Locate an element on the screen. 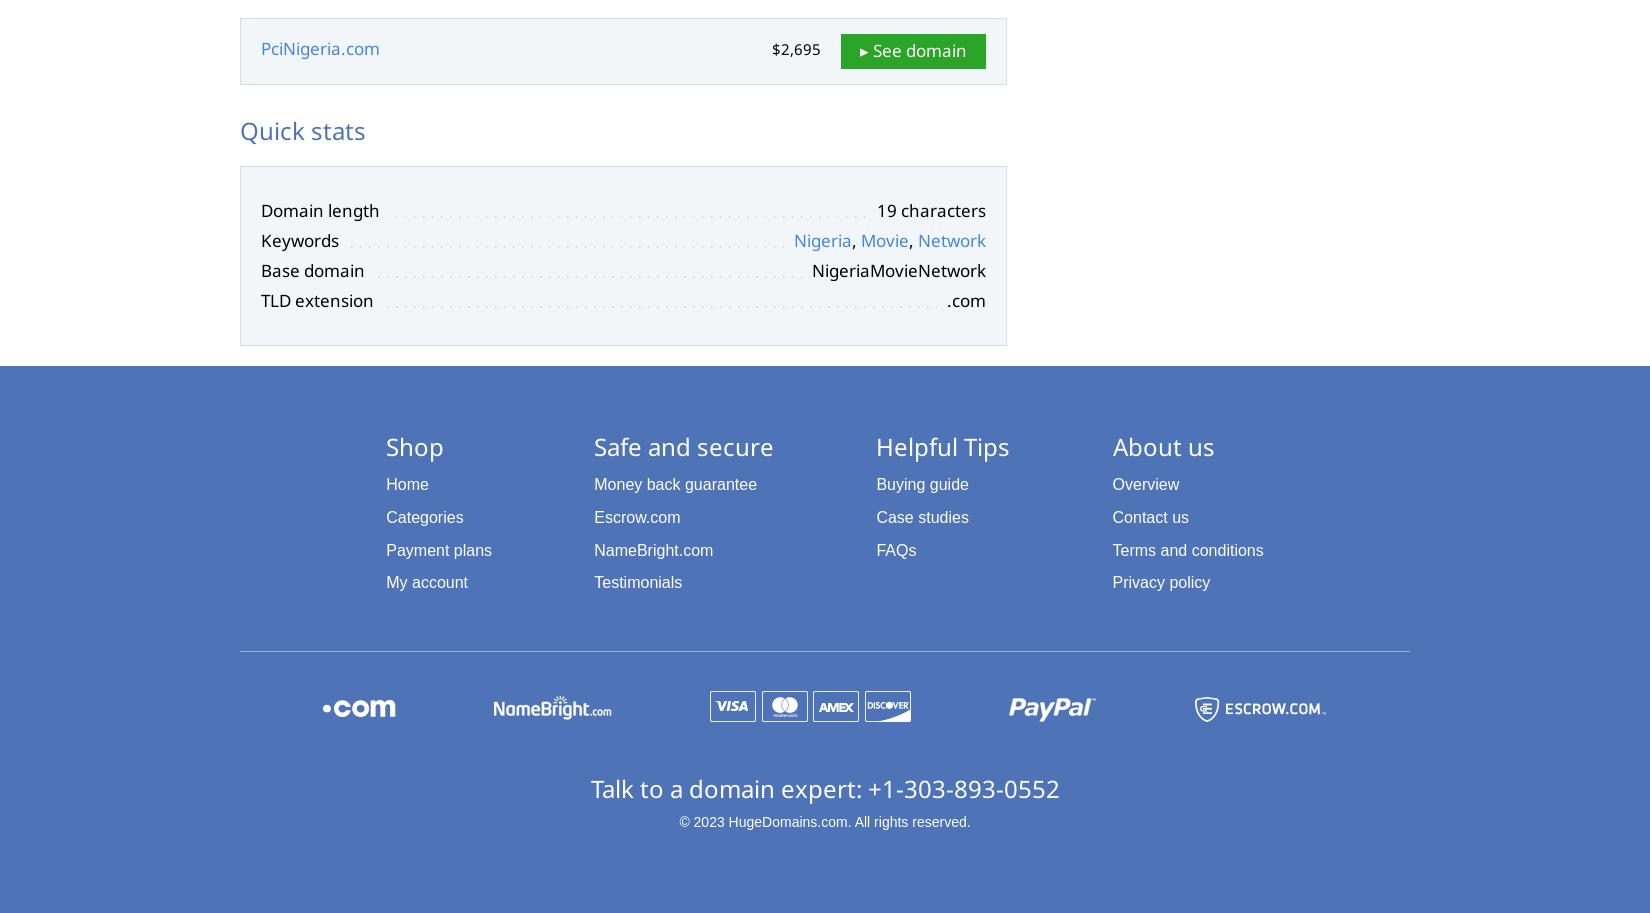  'Quick stats' is located at coordinates (302, 128).